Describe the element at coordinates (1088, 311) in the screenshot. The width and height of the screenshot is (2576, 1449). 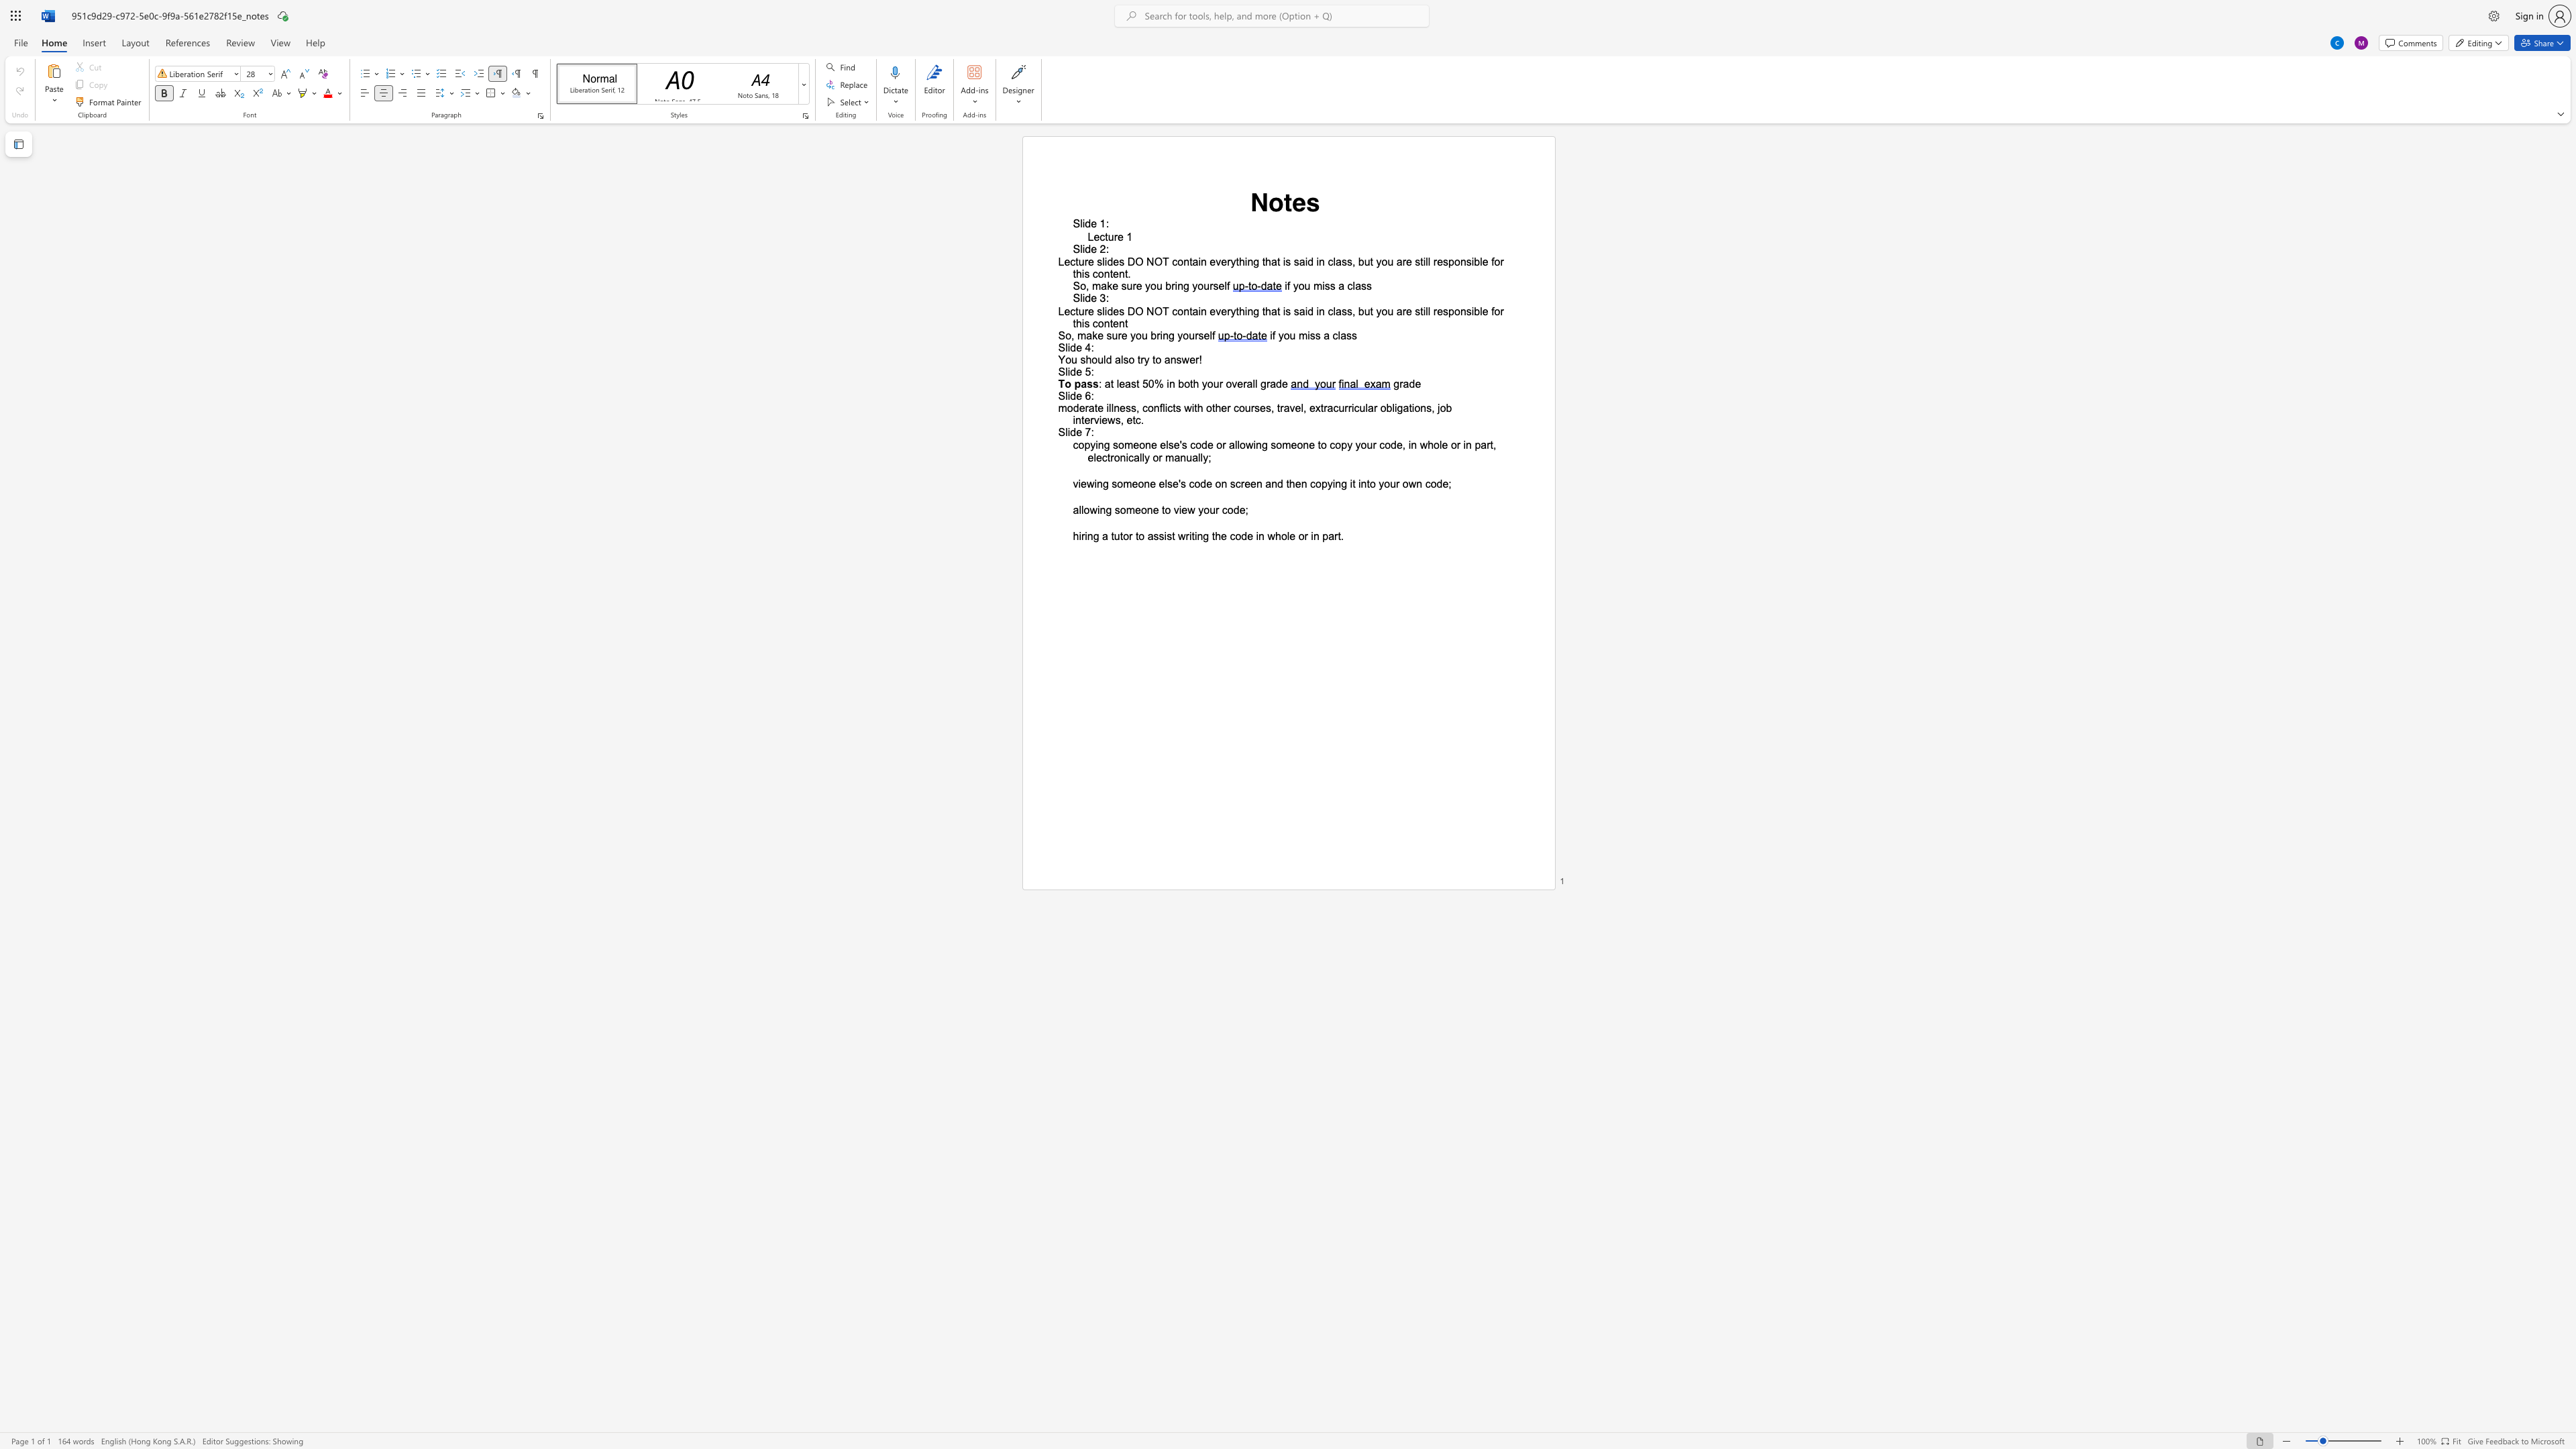
I see `the subset text "e slides" within the text "Lecture slides DO NOT"` at that location.